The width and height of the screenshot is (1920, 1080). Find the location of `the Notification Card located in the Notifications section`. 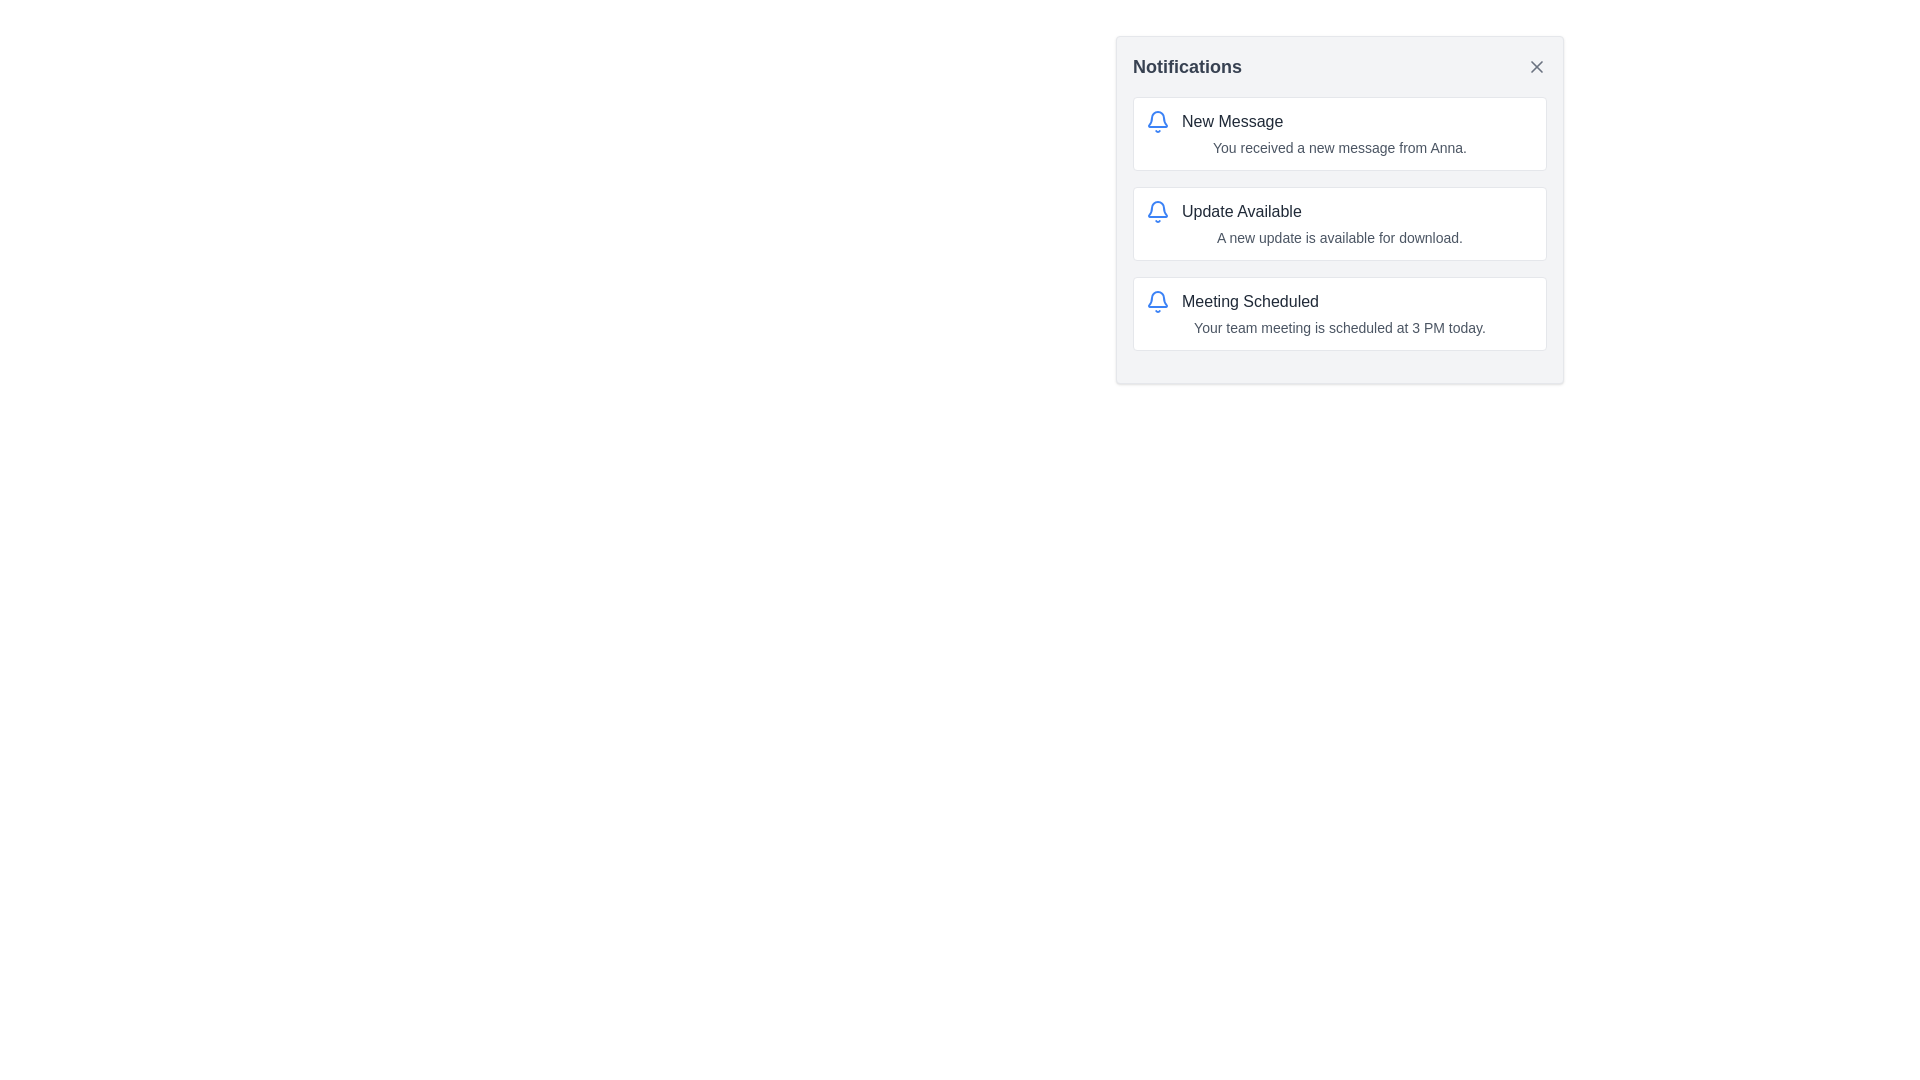

the Notification Card located in the Notifications section is located at coordinates (1339, 209).